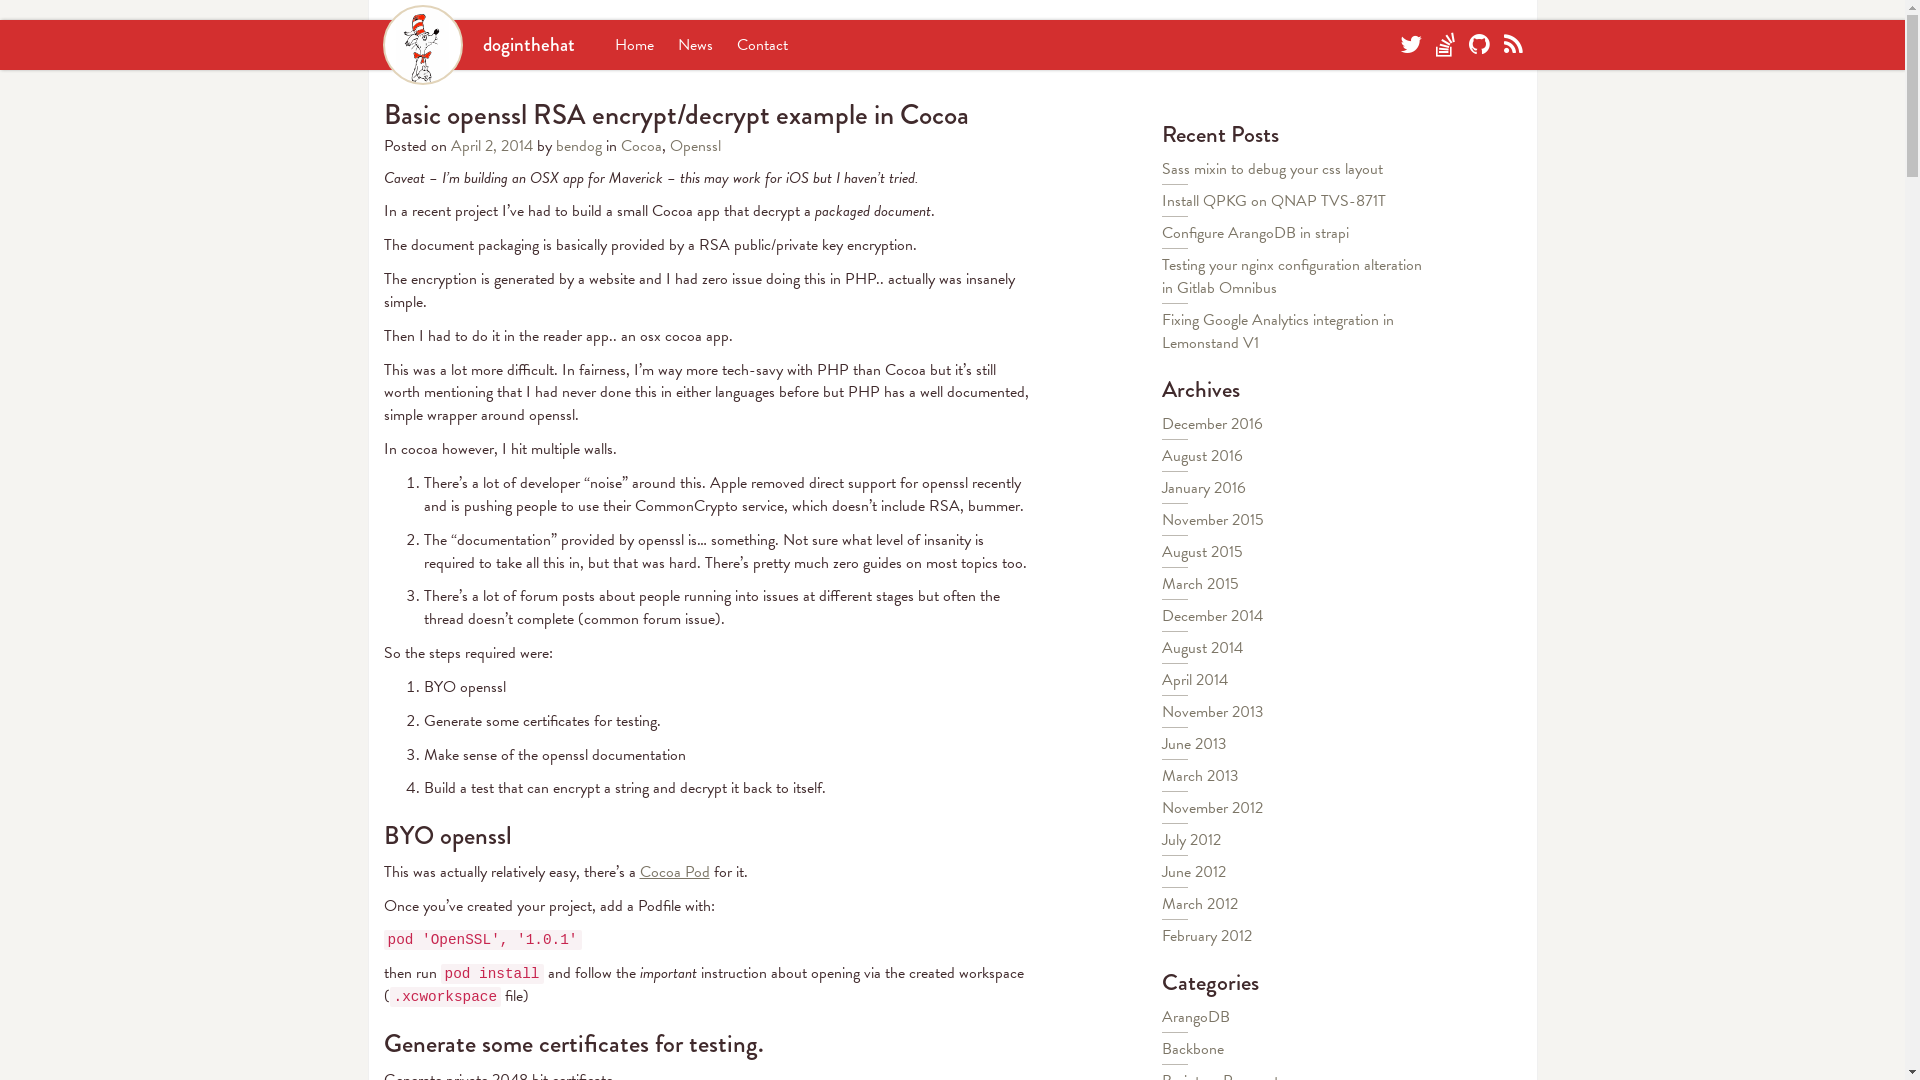  What do you see at coordinates (1195, 1017) in the screenshot?
I see `'ArangoDB'` at bounding box center [1195, 1017].